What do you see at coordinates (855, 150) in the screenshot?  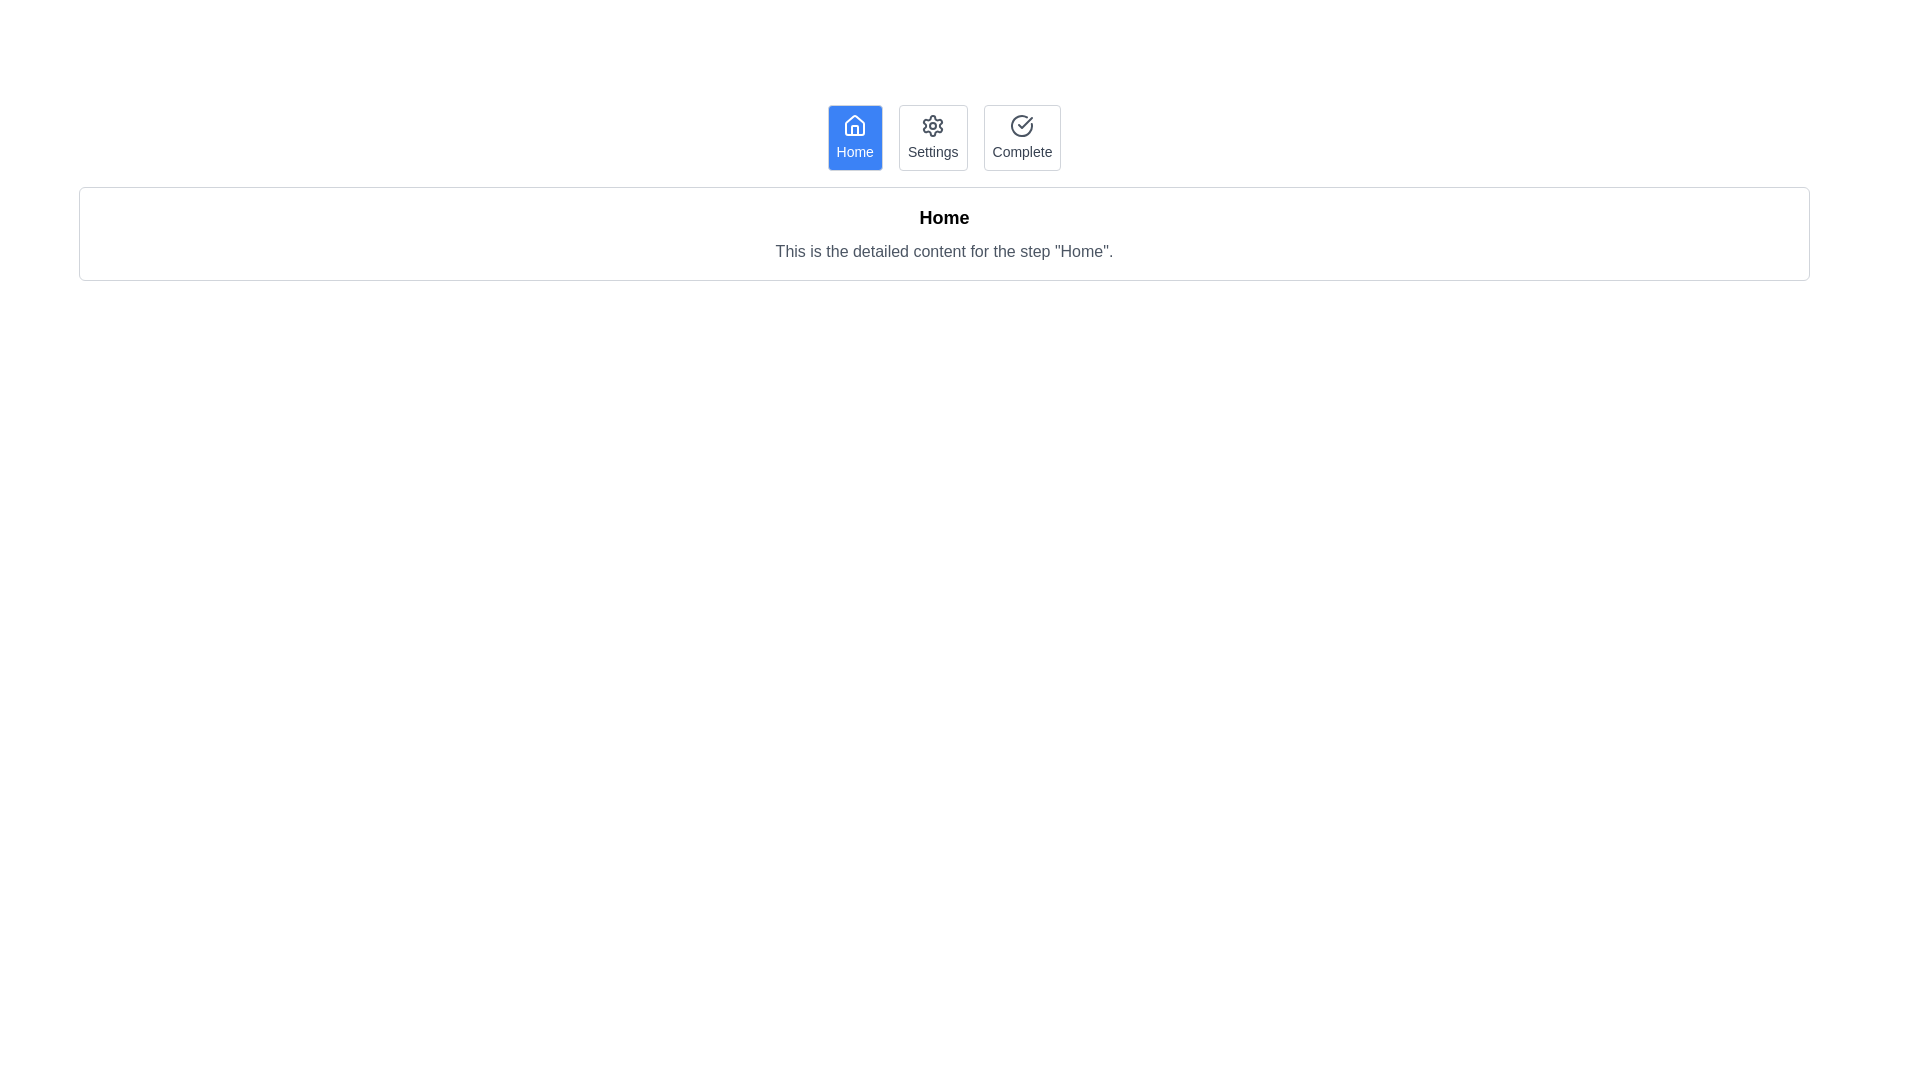 I see `the 'Home' static text label which is displayed in white on a blue rounded rectangular button, located in the bottom section of the navigation bar beneath a house icon` at bounding box center [855, 150].